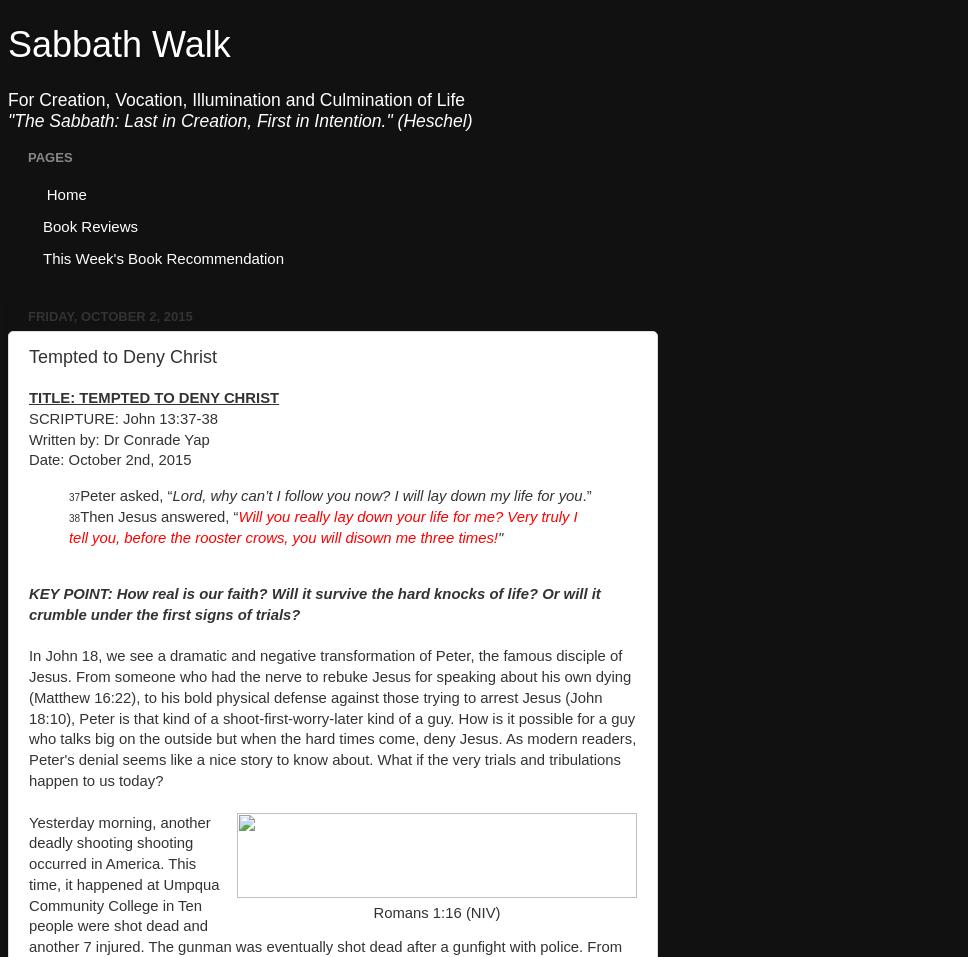 Image resolution: width=968 pixels, height=957 pixels. Describe the element at coordinates (68, 517) in the screenshot. I see `'38'` at that location.